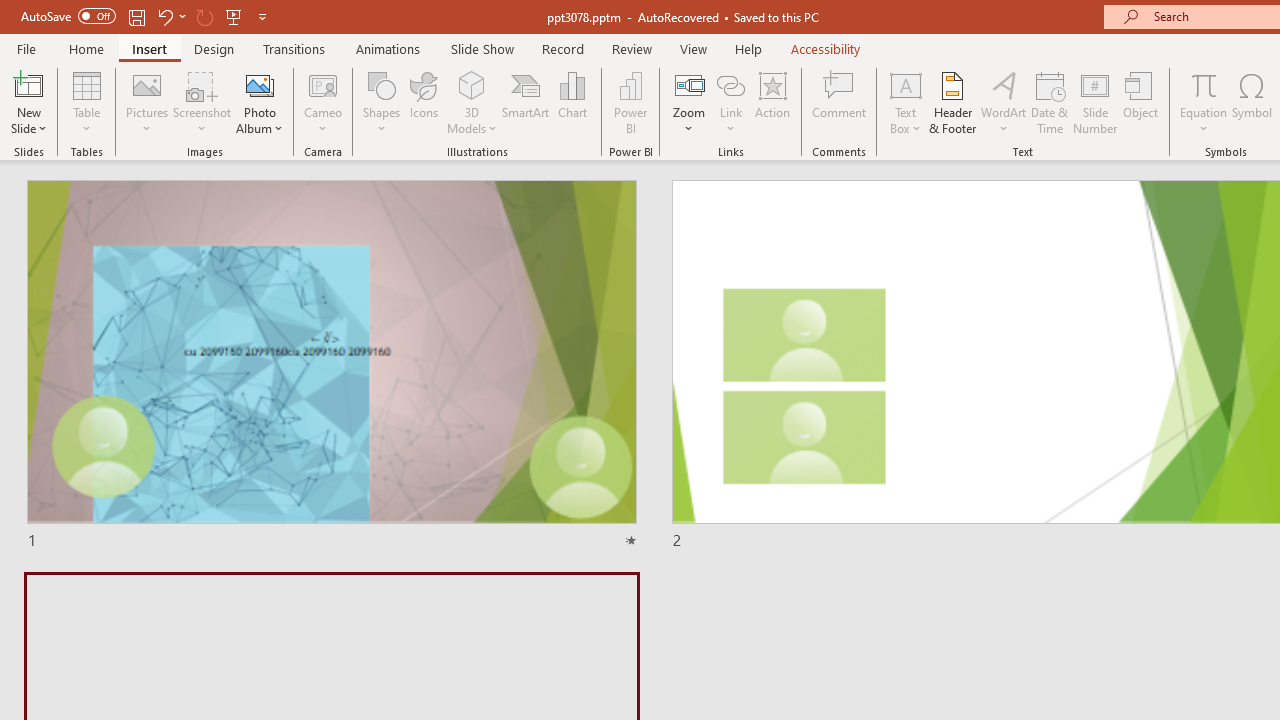 This screenshot has height=720, width=1280. What do you see at coordinates (258, 103) in the screenshot?
I see `'Photo Album...'` at bounding box center [258, 103].